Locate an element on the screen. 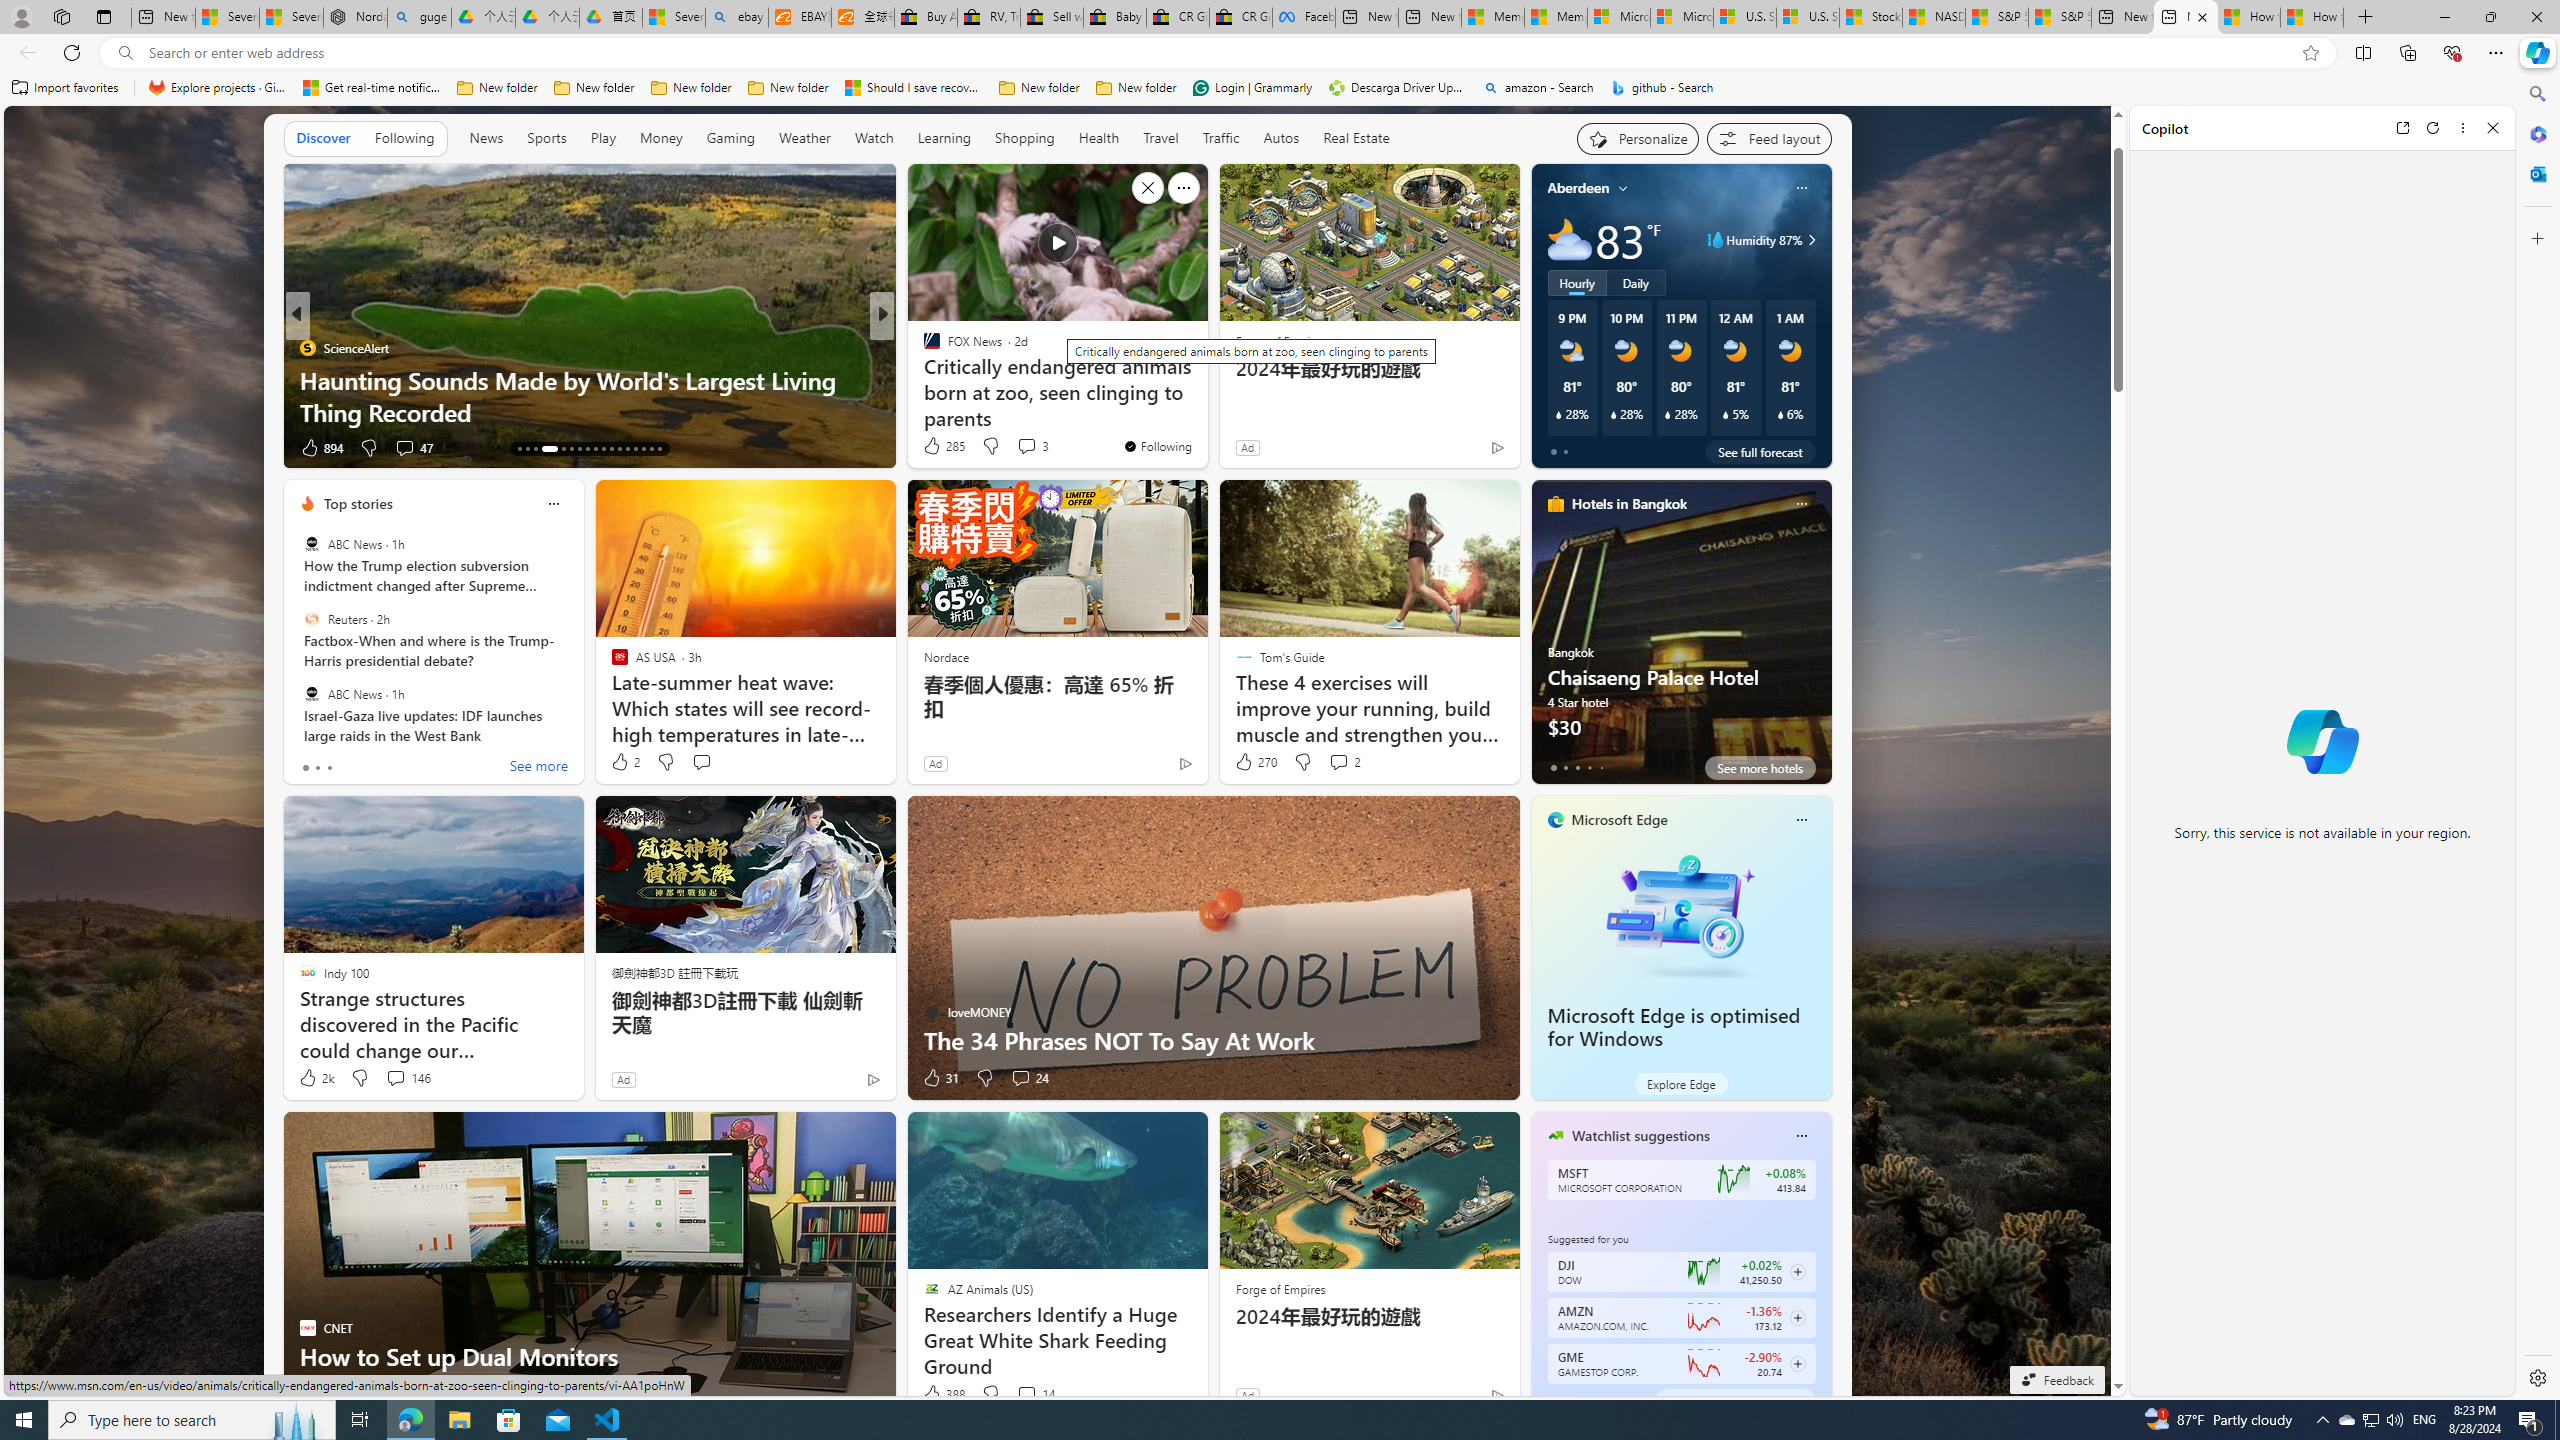 Image resolution: width=2560 pixels, height=1440 pixels. 'Chaisaeng Palace Hotel' is located at coordinates (1680, 639).